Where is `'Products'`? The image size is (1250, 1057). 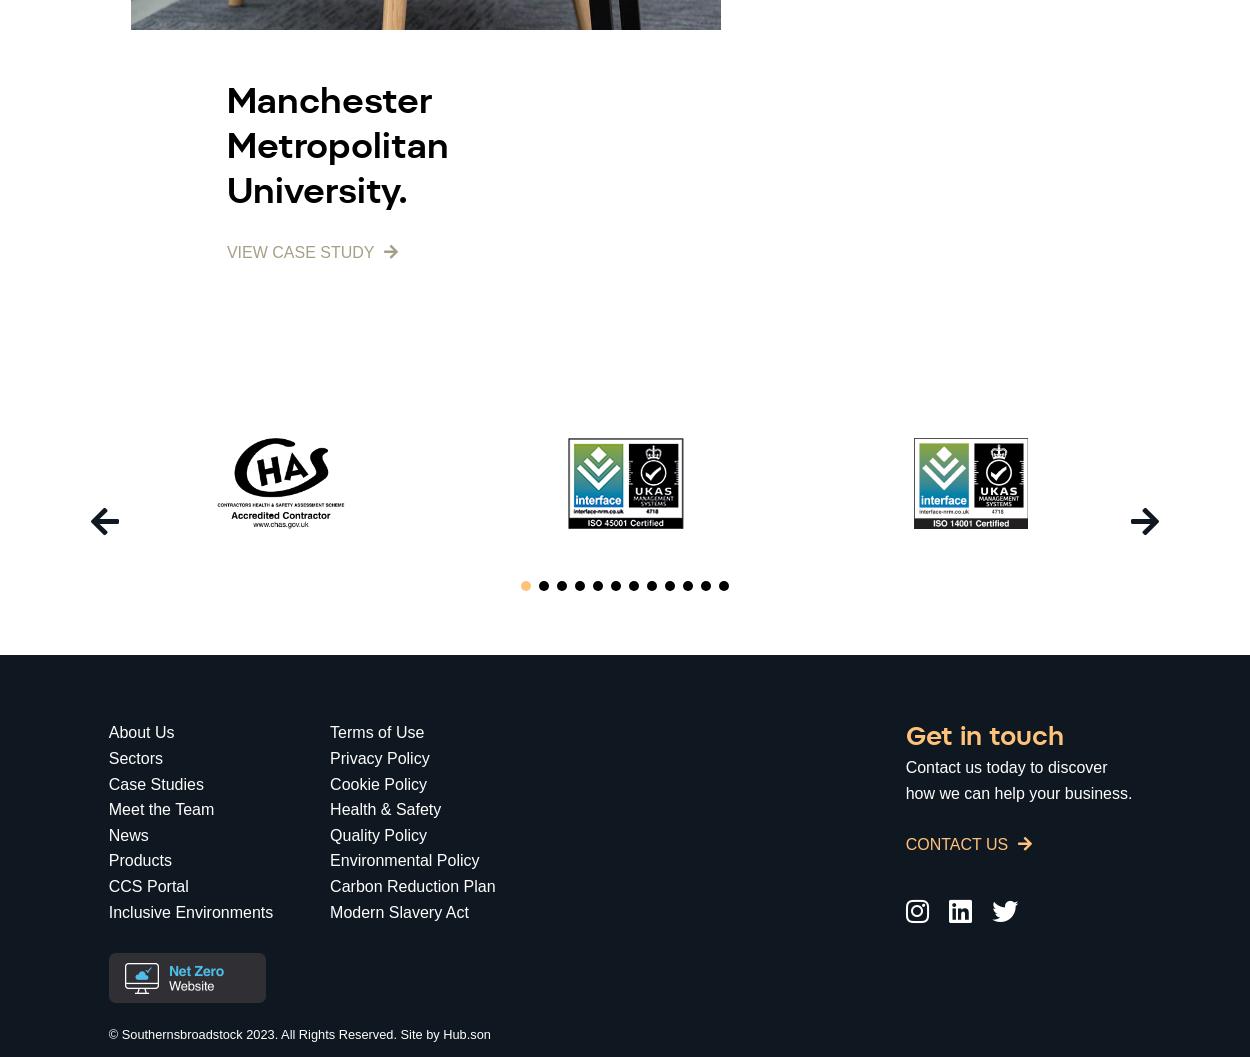
'Products' is located at coordinates (107, 859).